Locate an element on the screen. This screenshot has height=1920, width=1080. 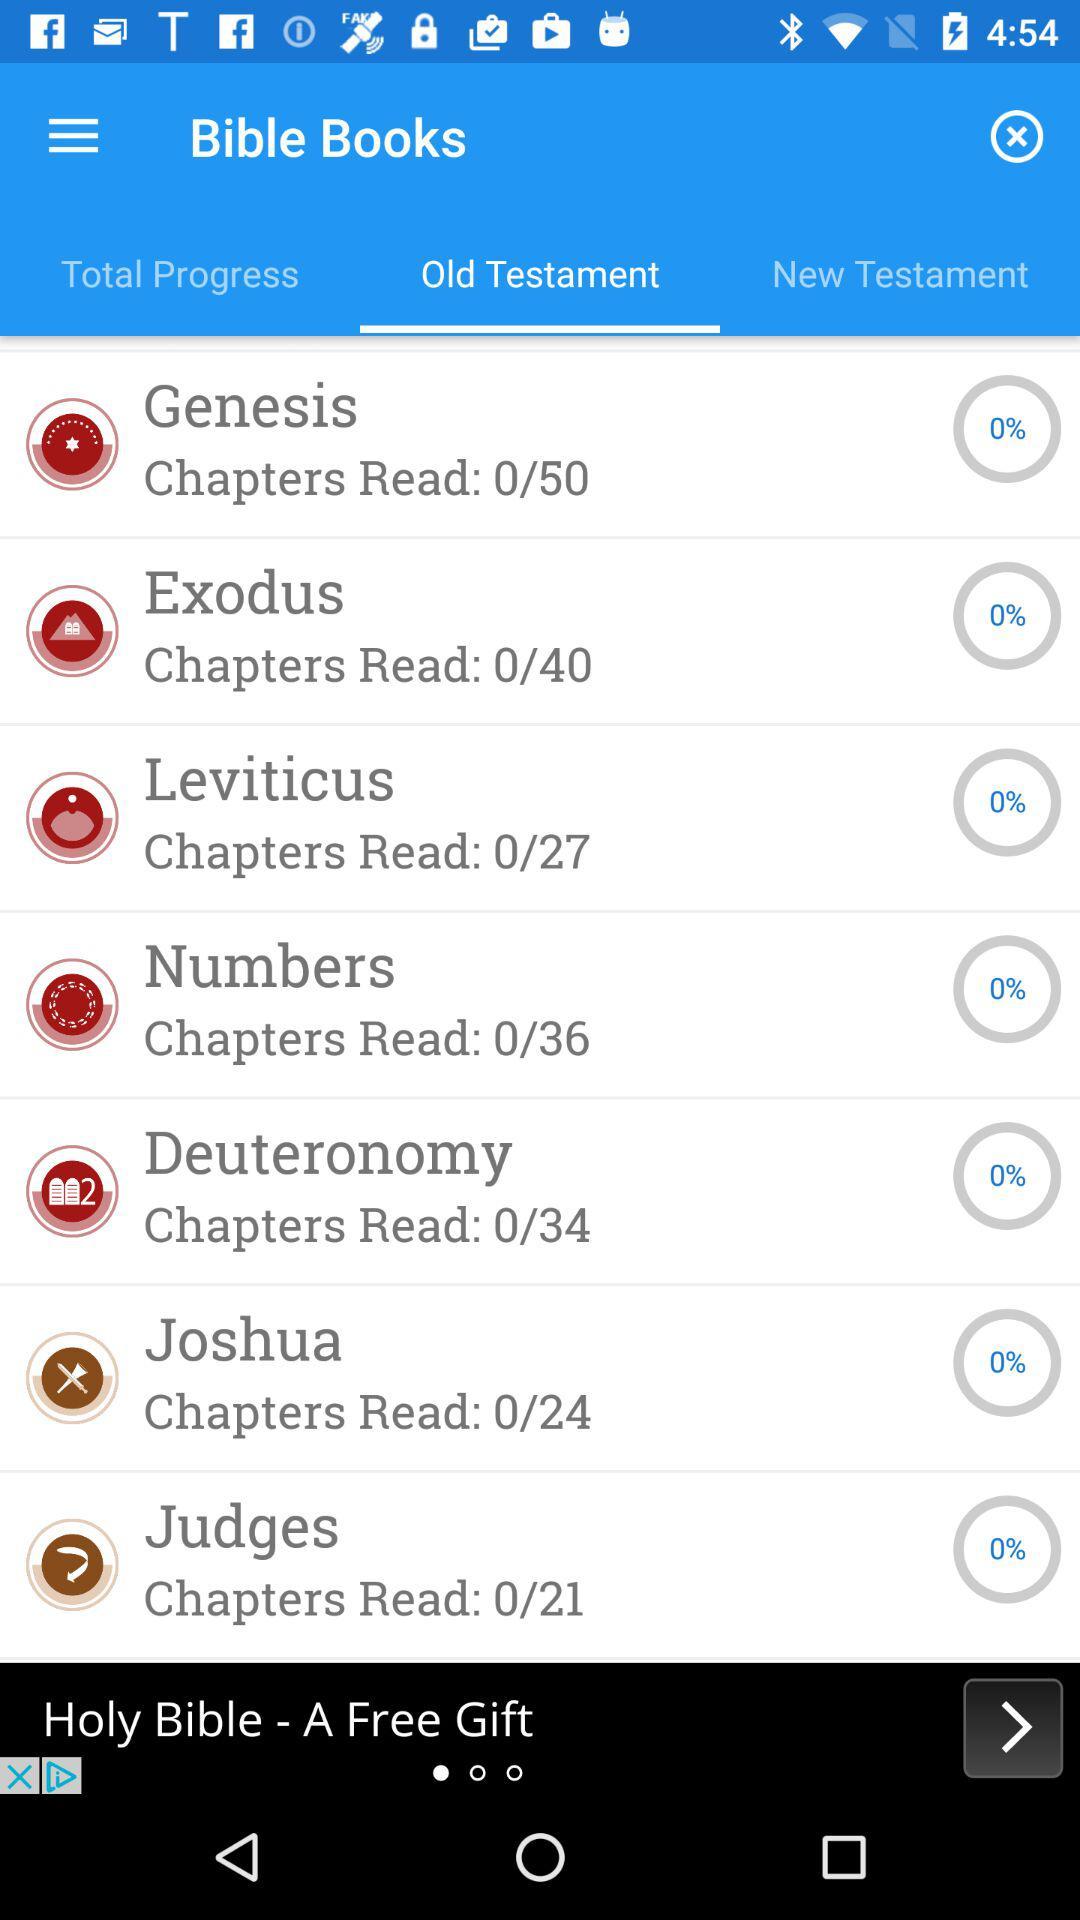
open advertisement is located at coordinates (540, 1727).